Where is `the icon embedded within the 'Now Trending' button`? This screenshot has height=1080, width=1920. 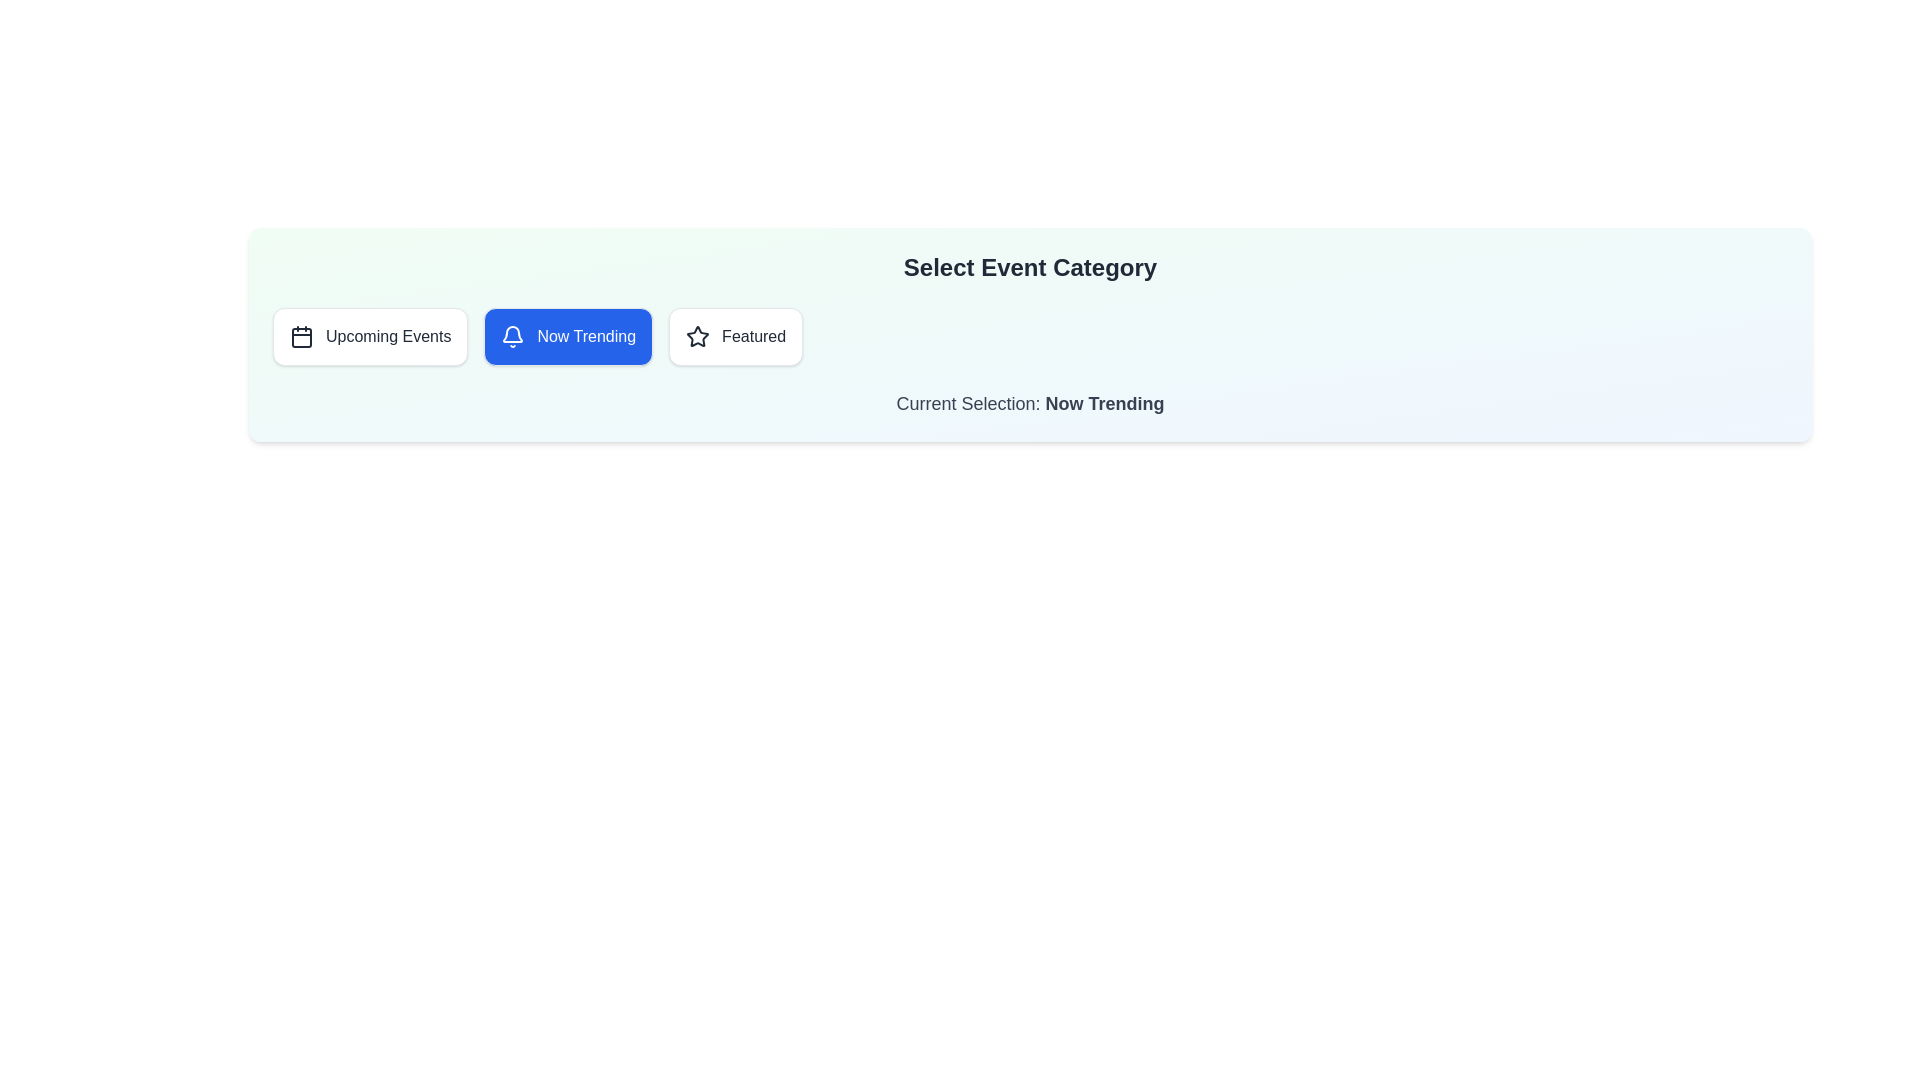
the icon embedded within the 'Now Trending' button is located at coordinates (513, 333).